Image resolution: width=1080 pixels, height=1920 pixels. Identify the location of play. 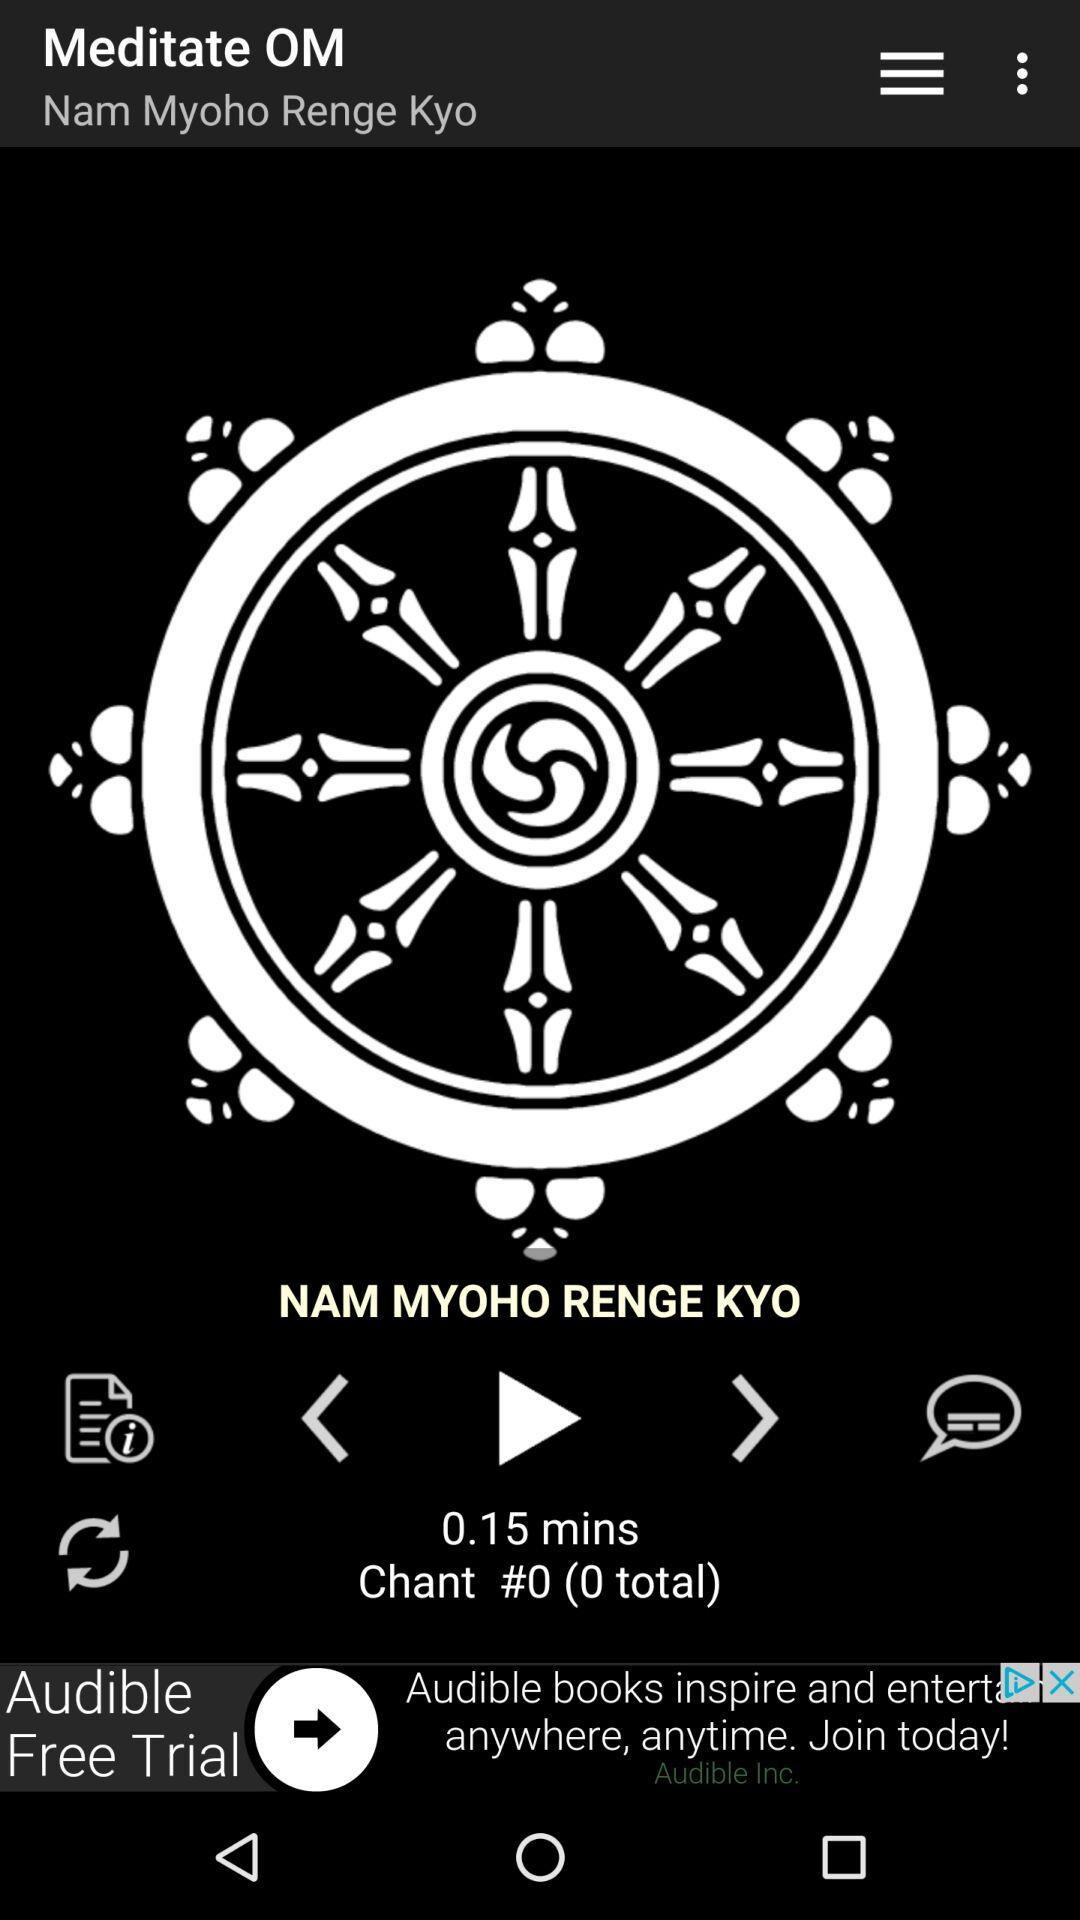
(540, 1417).